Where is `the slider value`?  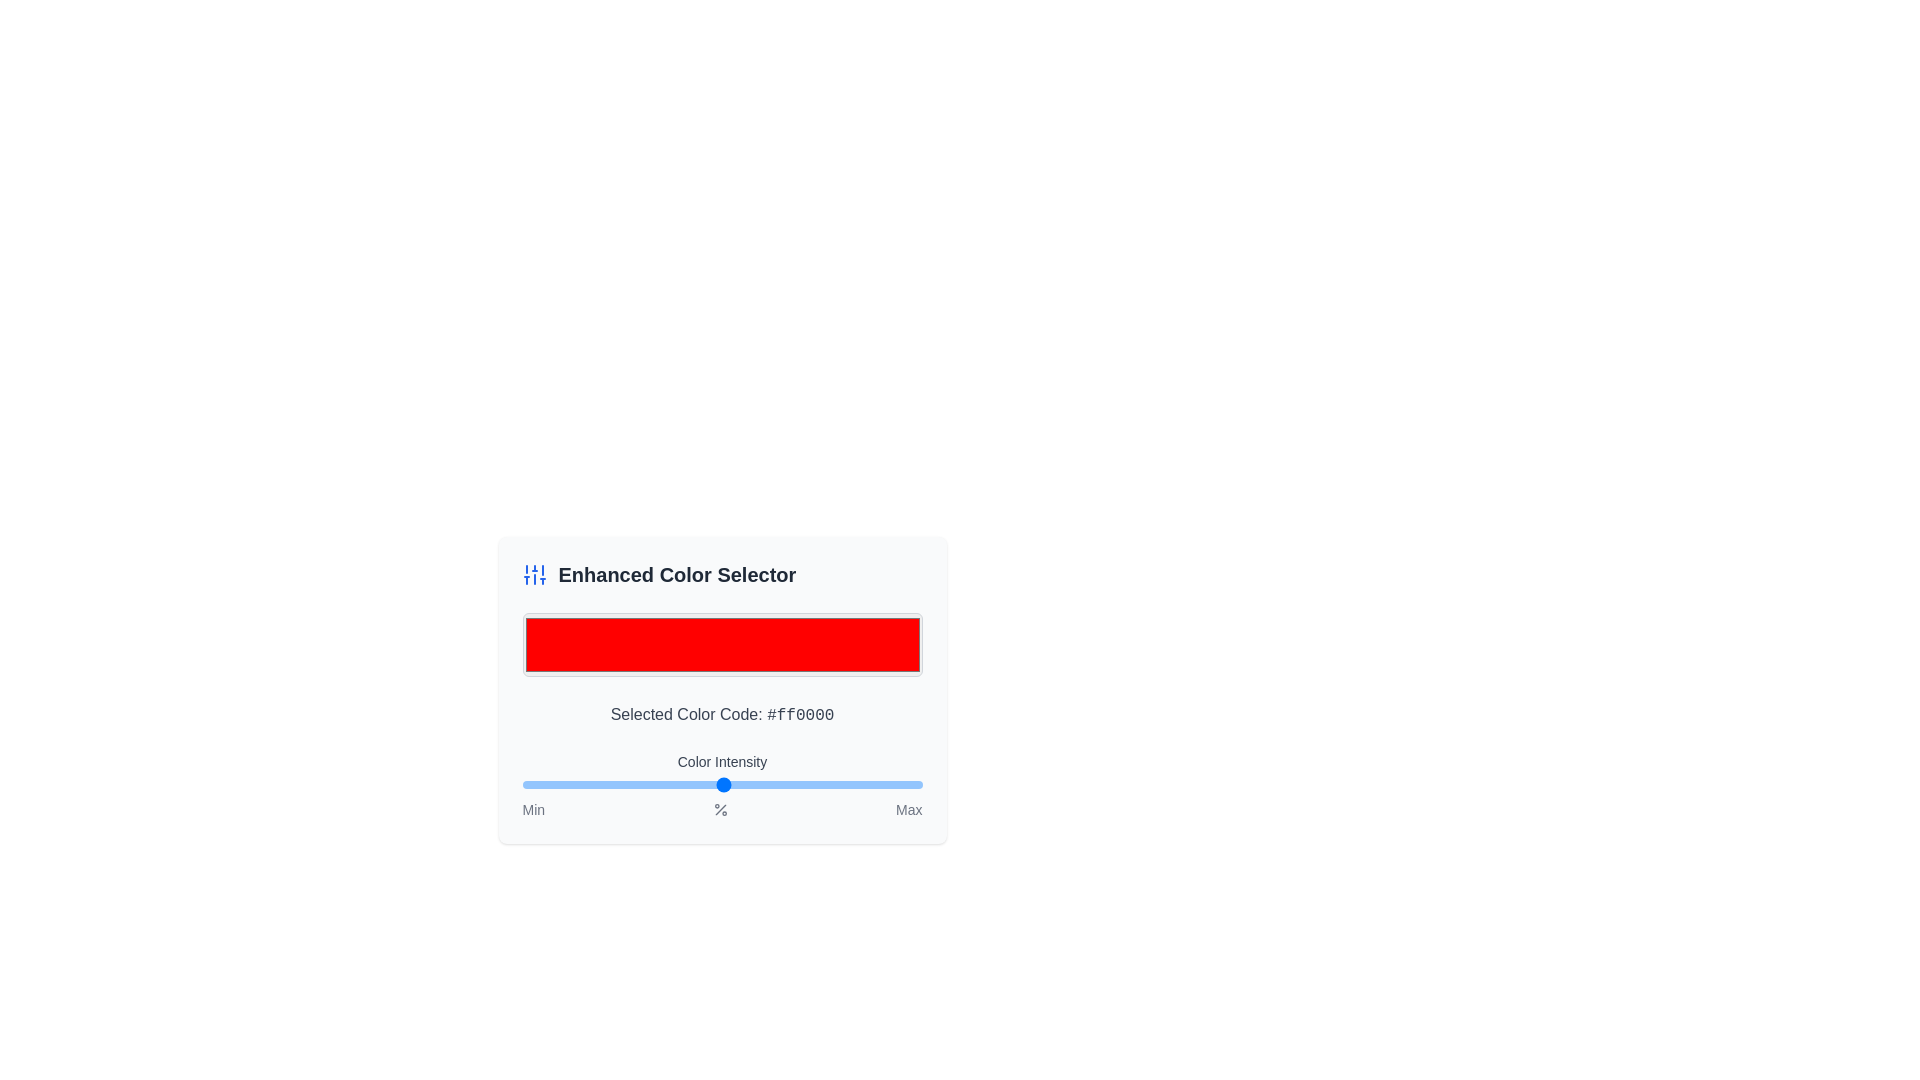 the slider value is located at coordinates (917, 784).